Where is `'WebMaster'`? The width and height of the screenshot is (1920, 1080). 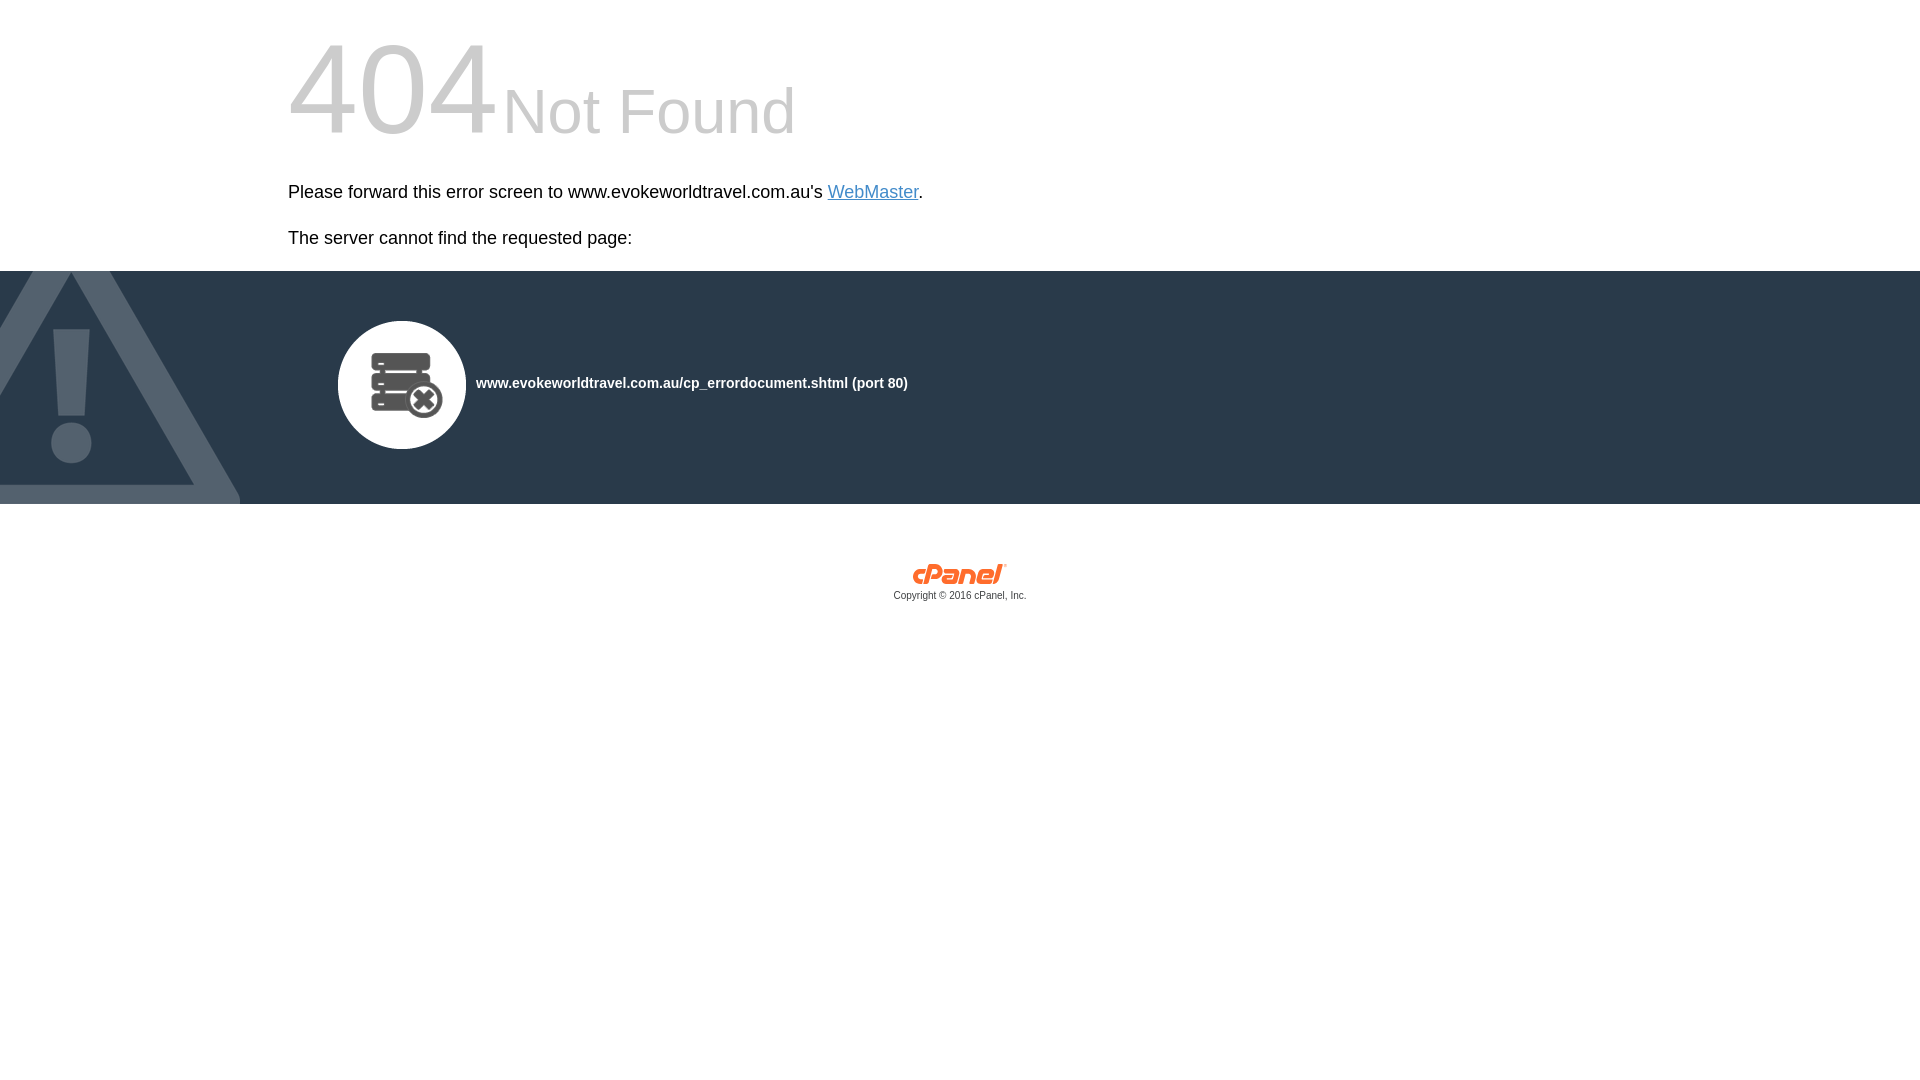
'WebMaster' is located at coordinates (873, 192).